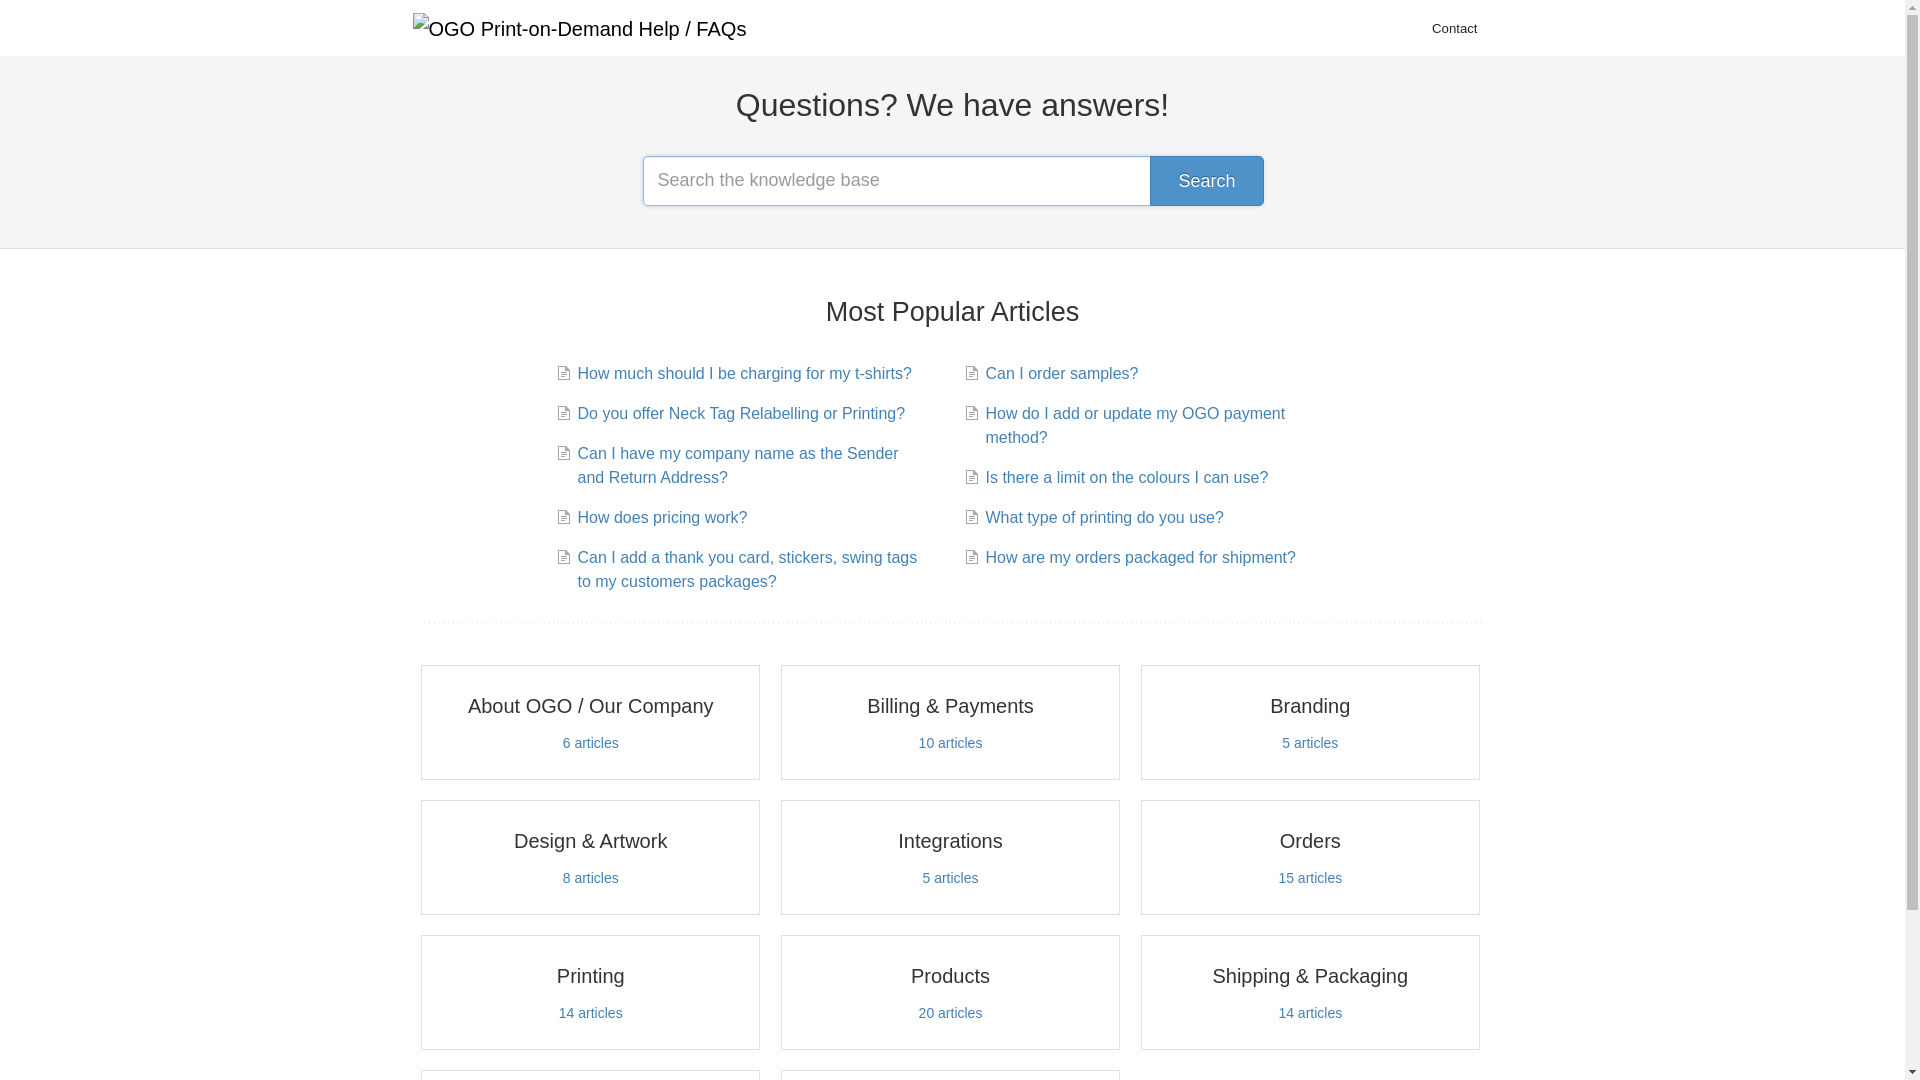 This screenshot has height=1080, width=1920. I want to click on 'Search', so click(1205, 181).